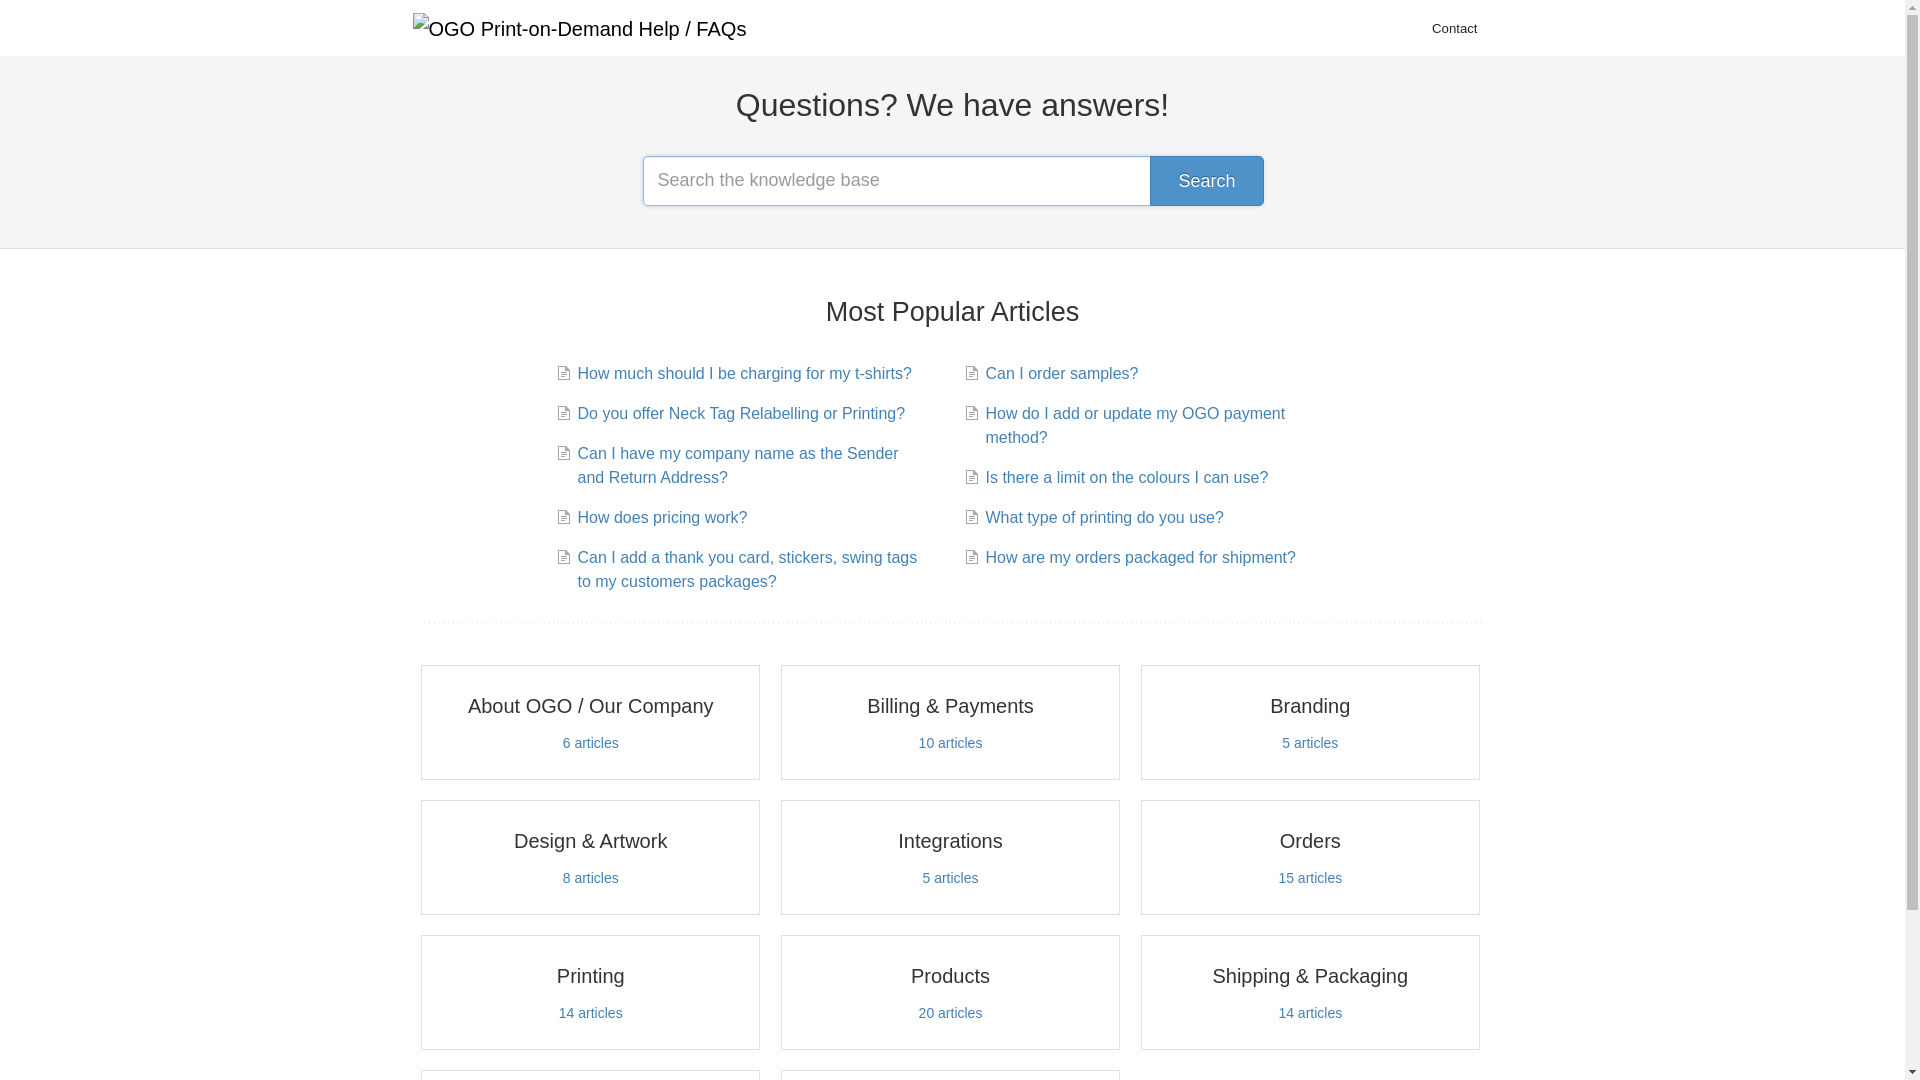 This screenshot has height=1080, width=1920. I want to click on 'Search', so click(1205, 181).